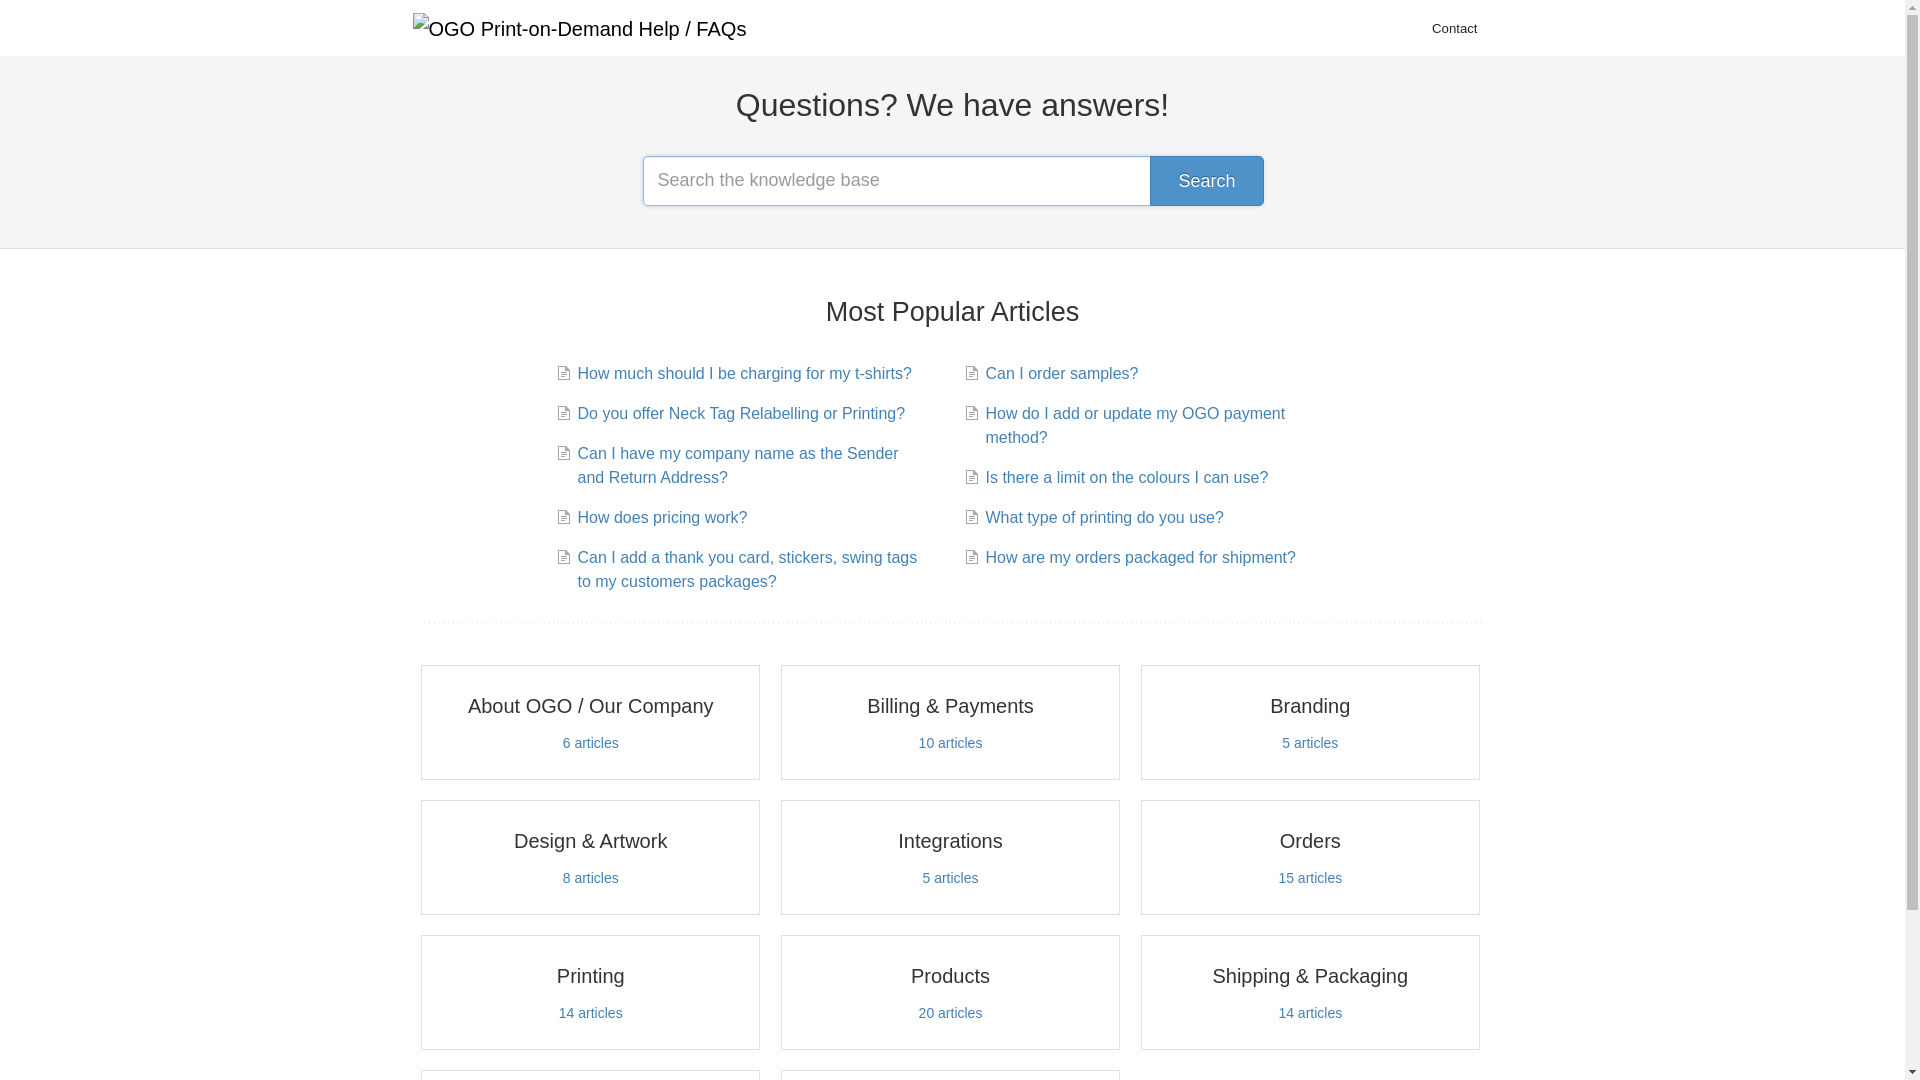 This screenshot has height=1080, width=1920. I want to click on 'Search', so click(1205, 181).